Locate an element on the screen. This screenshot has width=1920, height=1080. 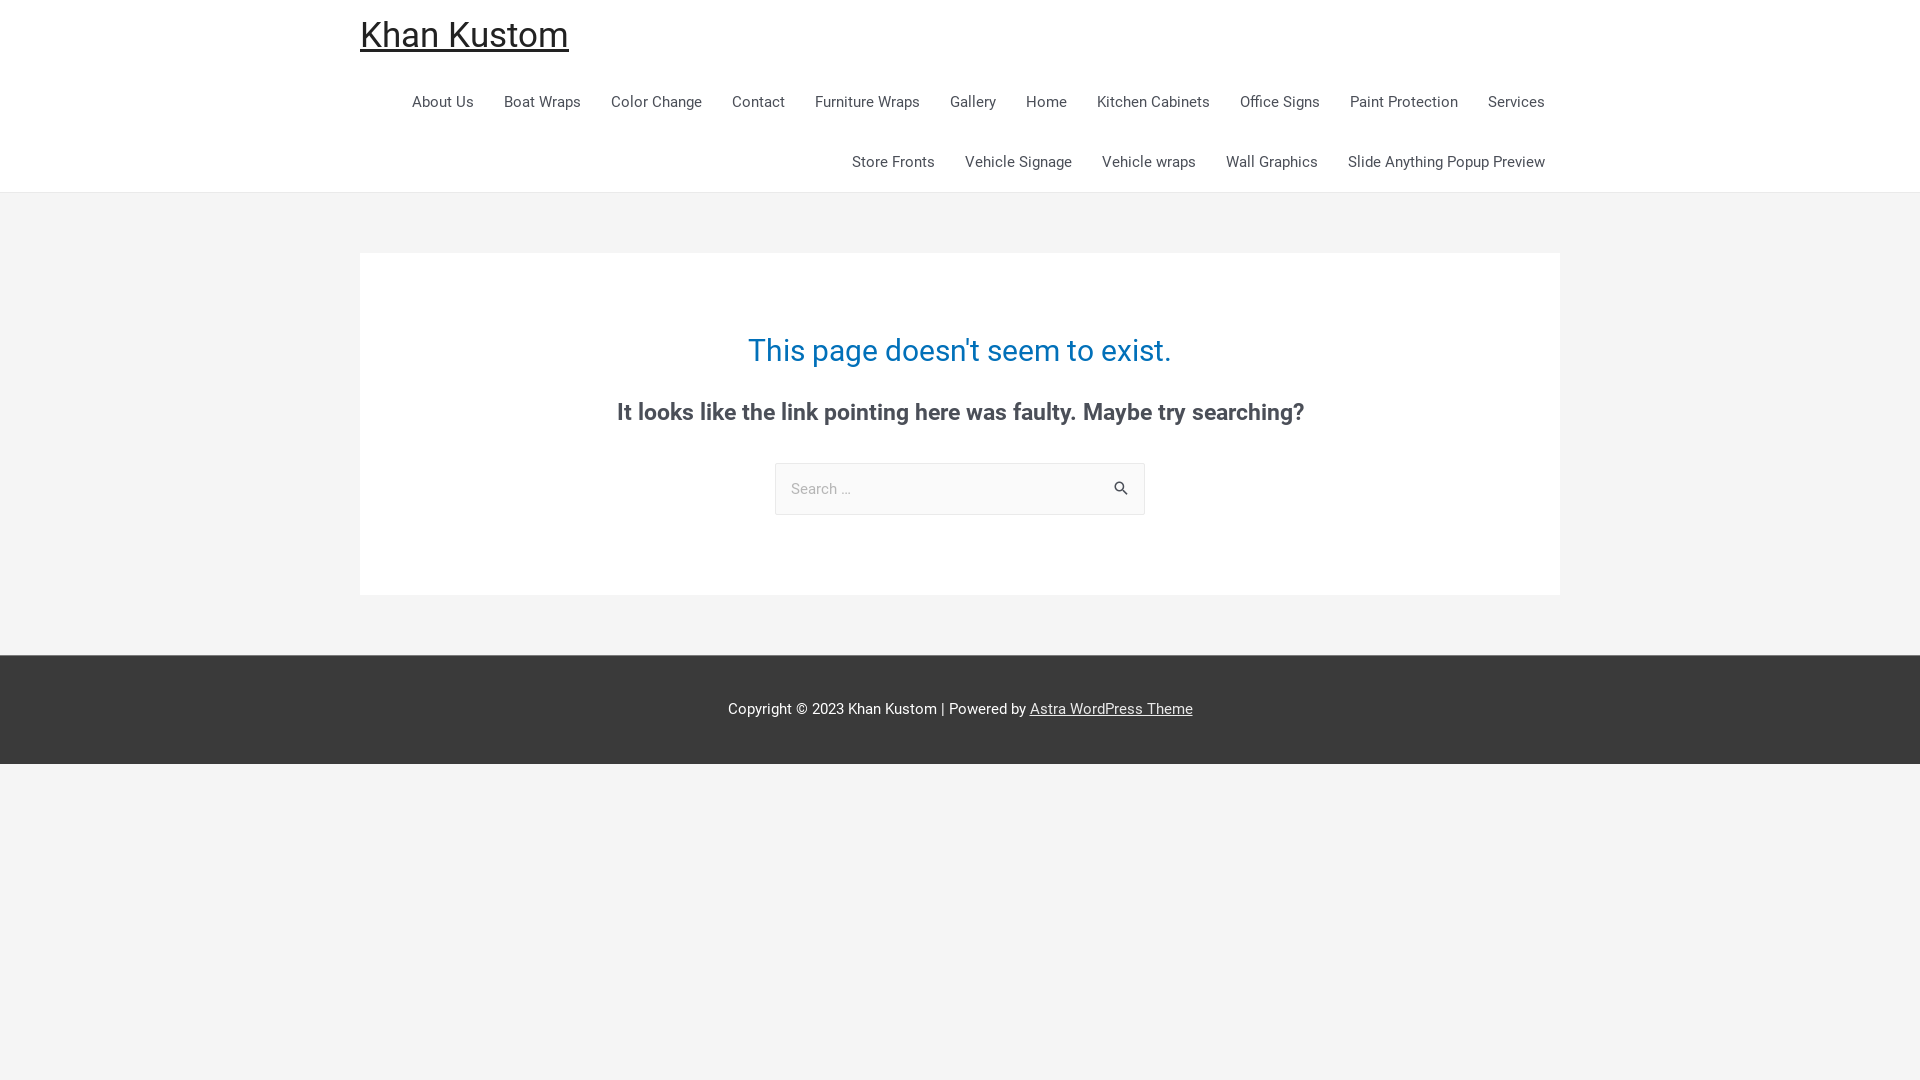
'Khan Kustom' is located at coordinates (463, 35).